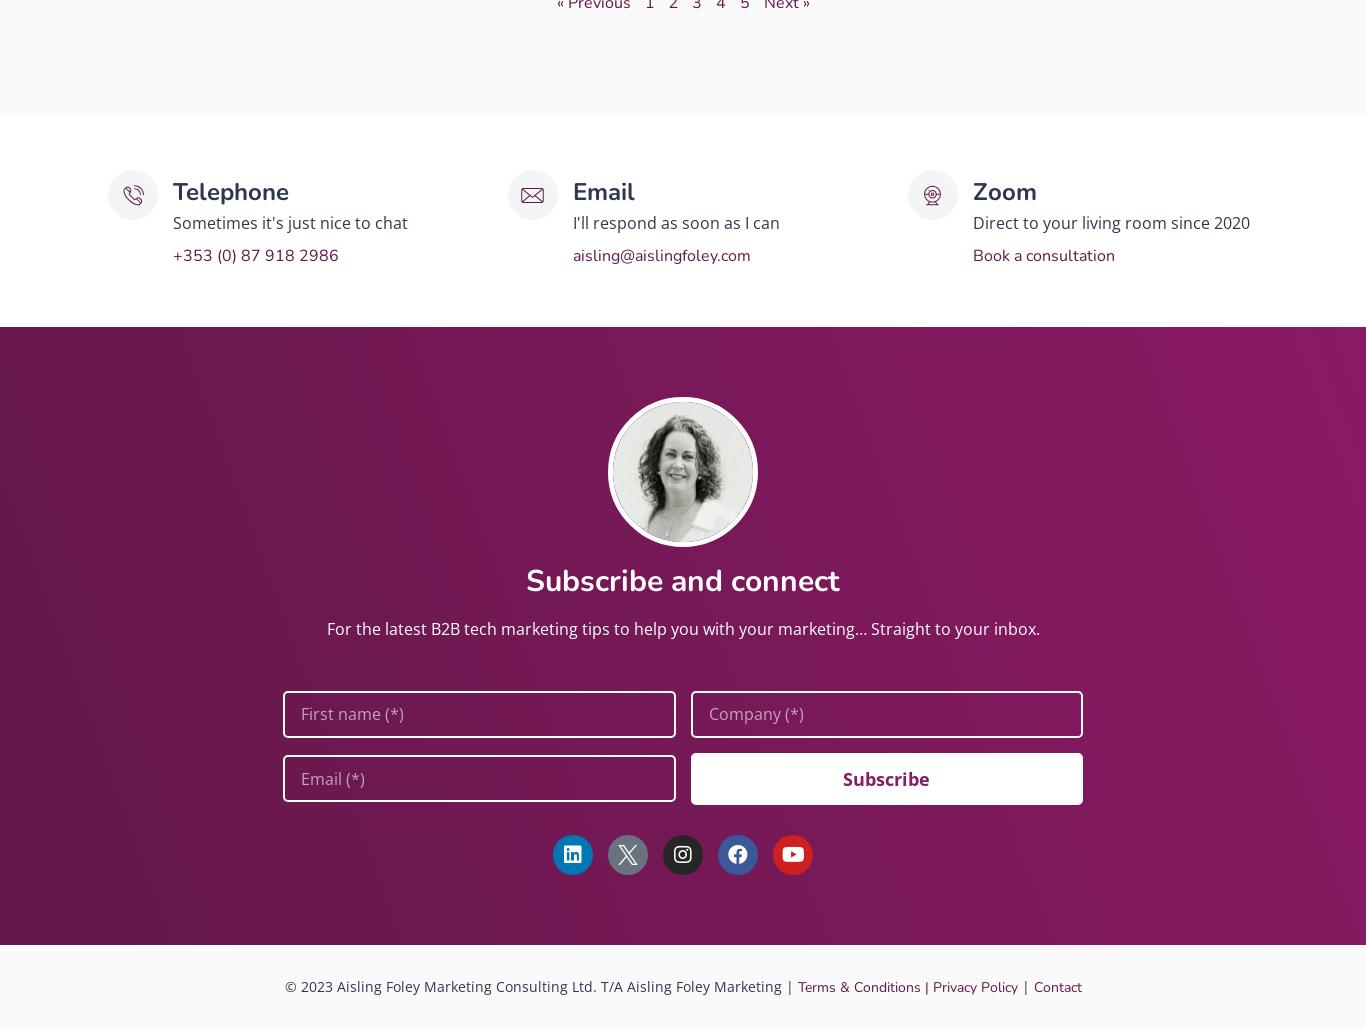  I want to click on 'aisling@aislingfoley.com', so click(660, 253).